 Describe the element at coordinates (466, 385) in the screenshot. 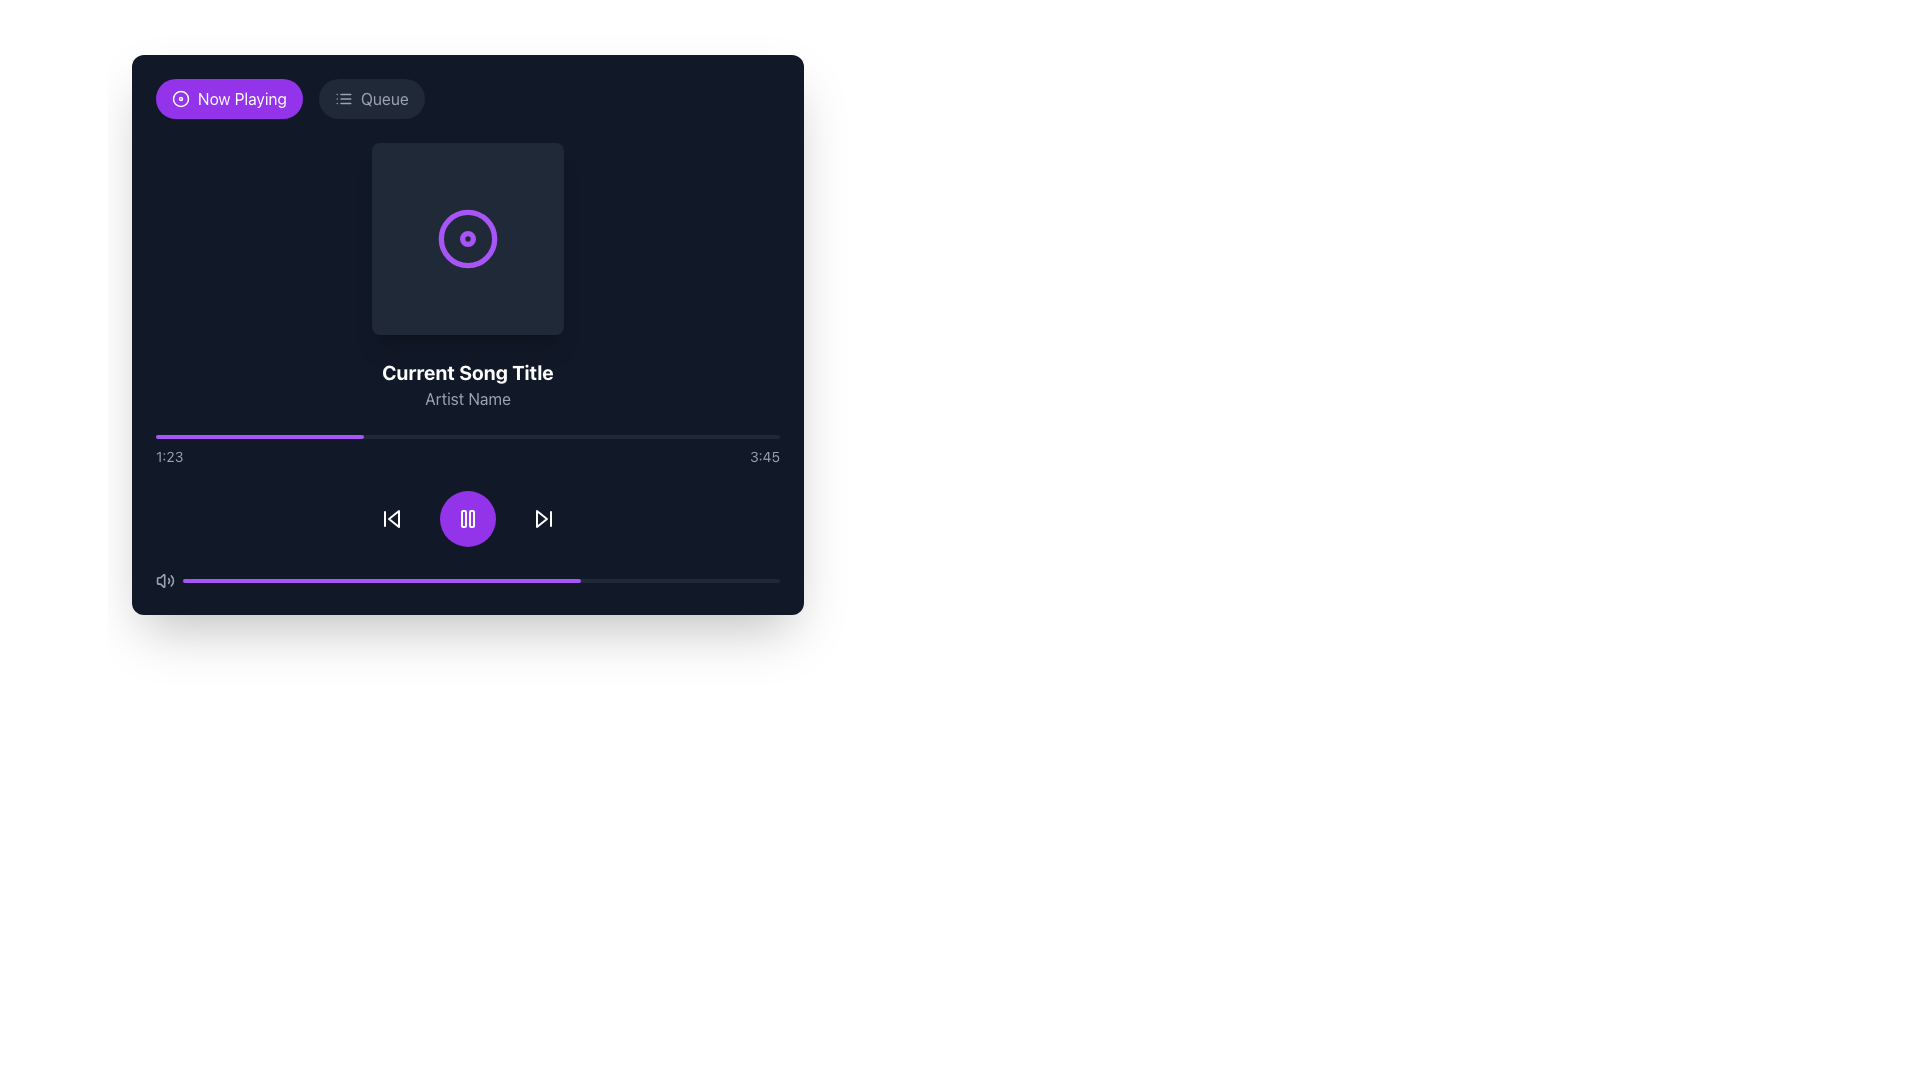

I see `the text display element that shows 'Current Song Title' in a bold, large font and 'Artist Name' in a lighter, smaller font, centrally positioned below the graphical disc` at that location.